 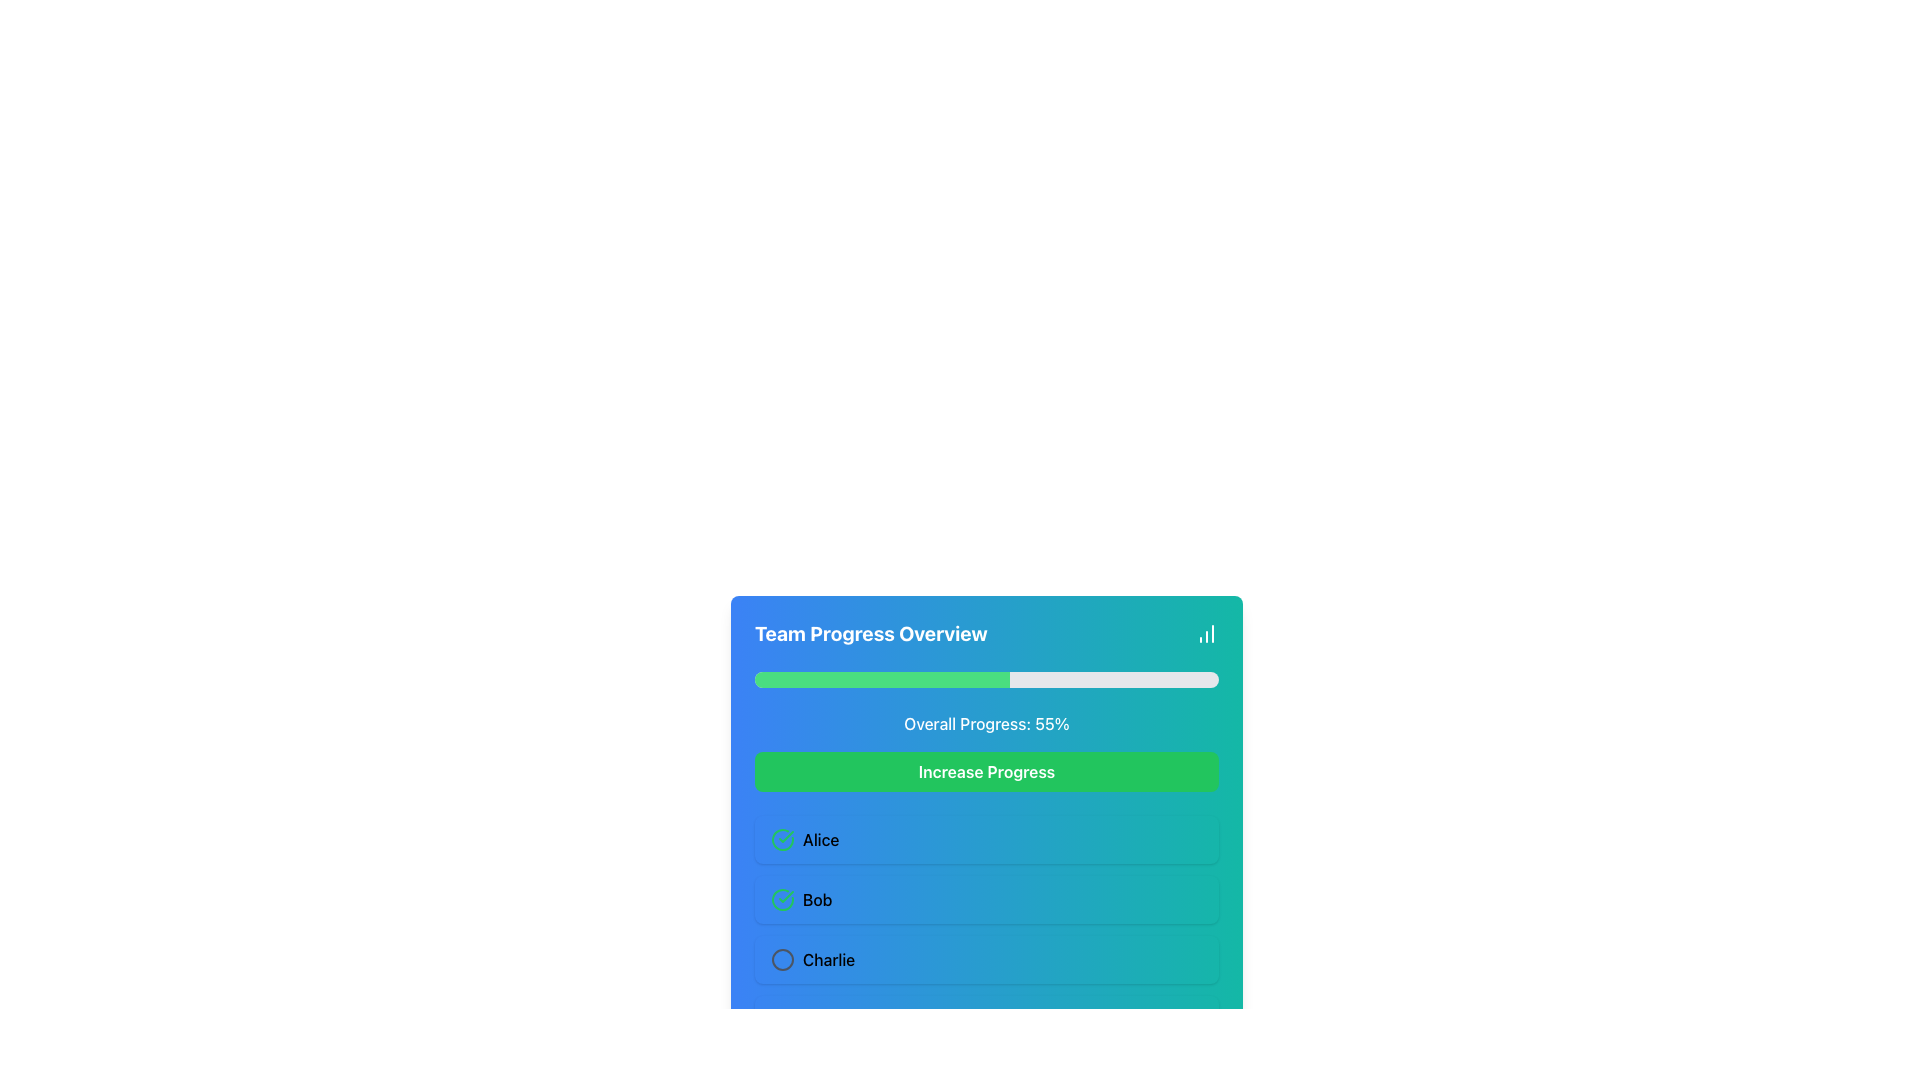 I want to click on the list item displaying the name 'Bob' in the 'Team Progress Overview' section, so click(x=987, y=898).